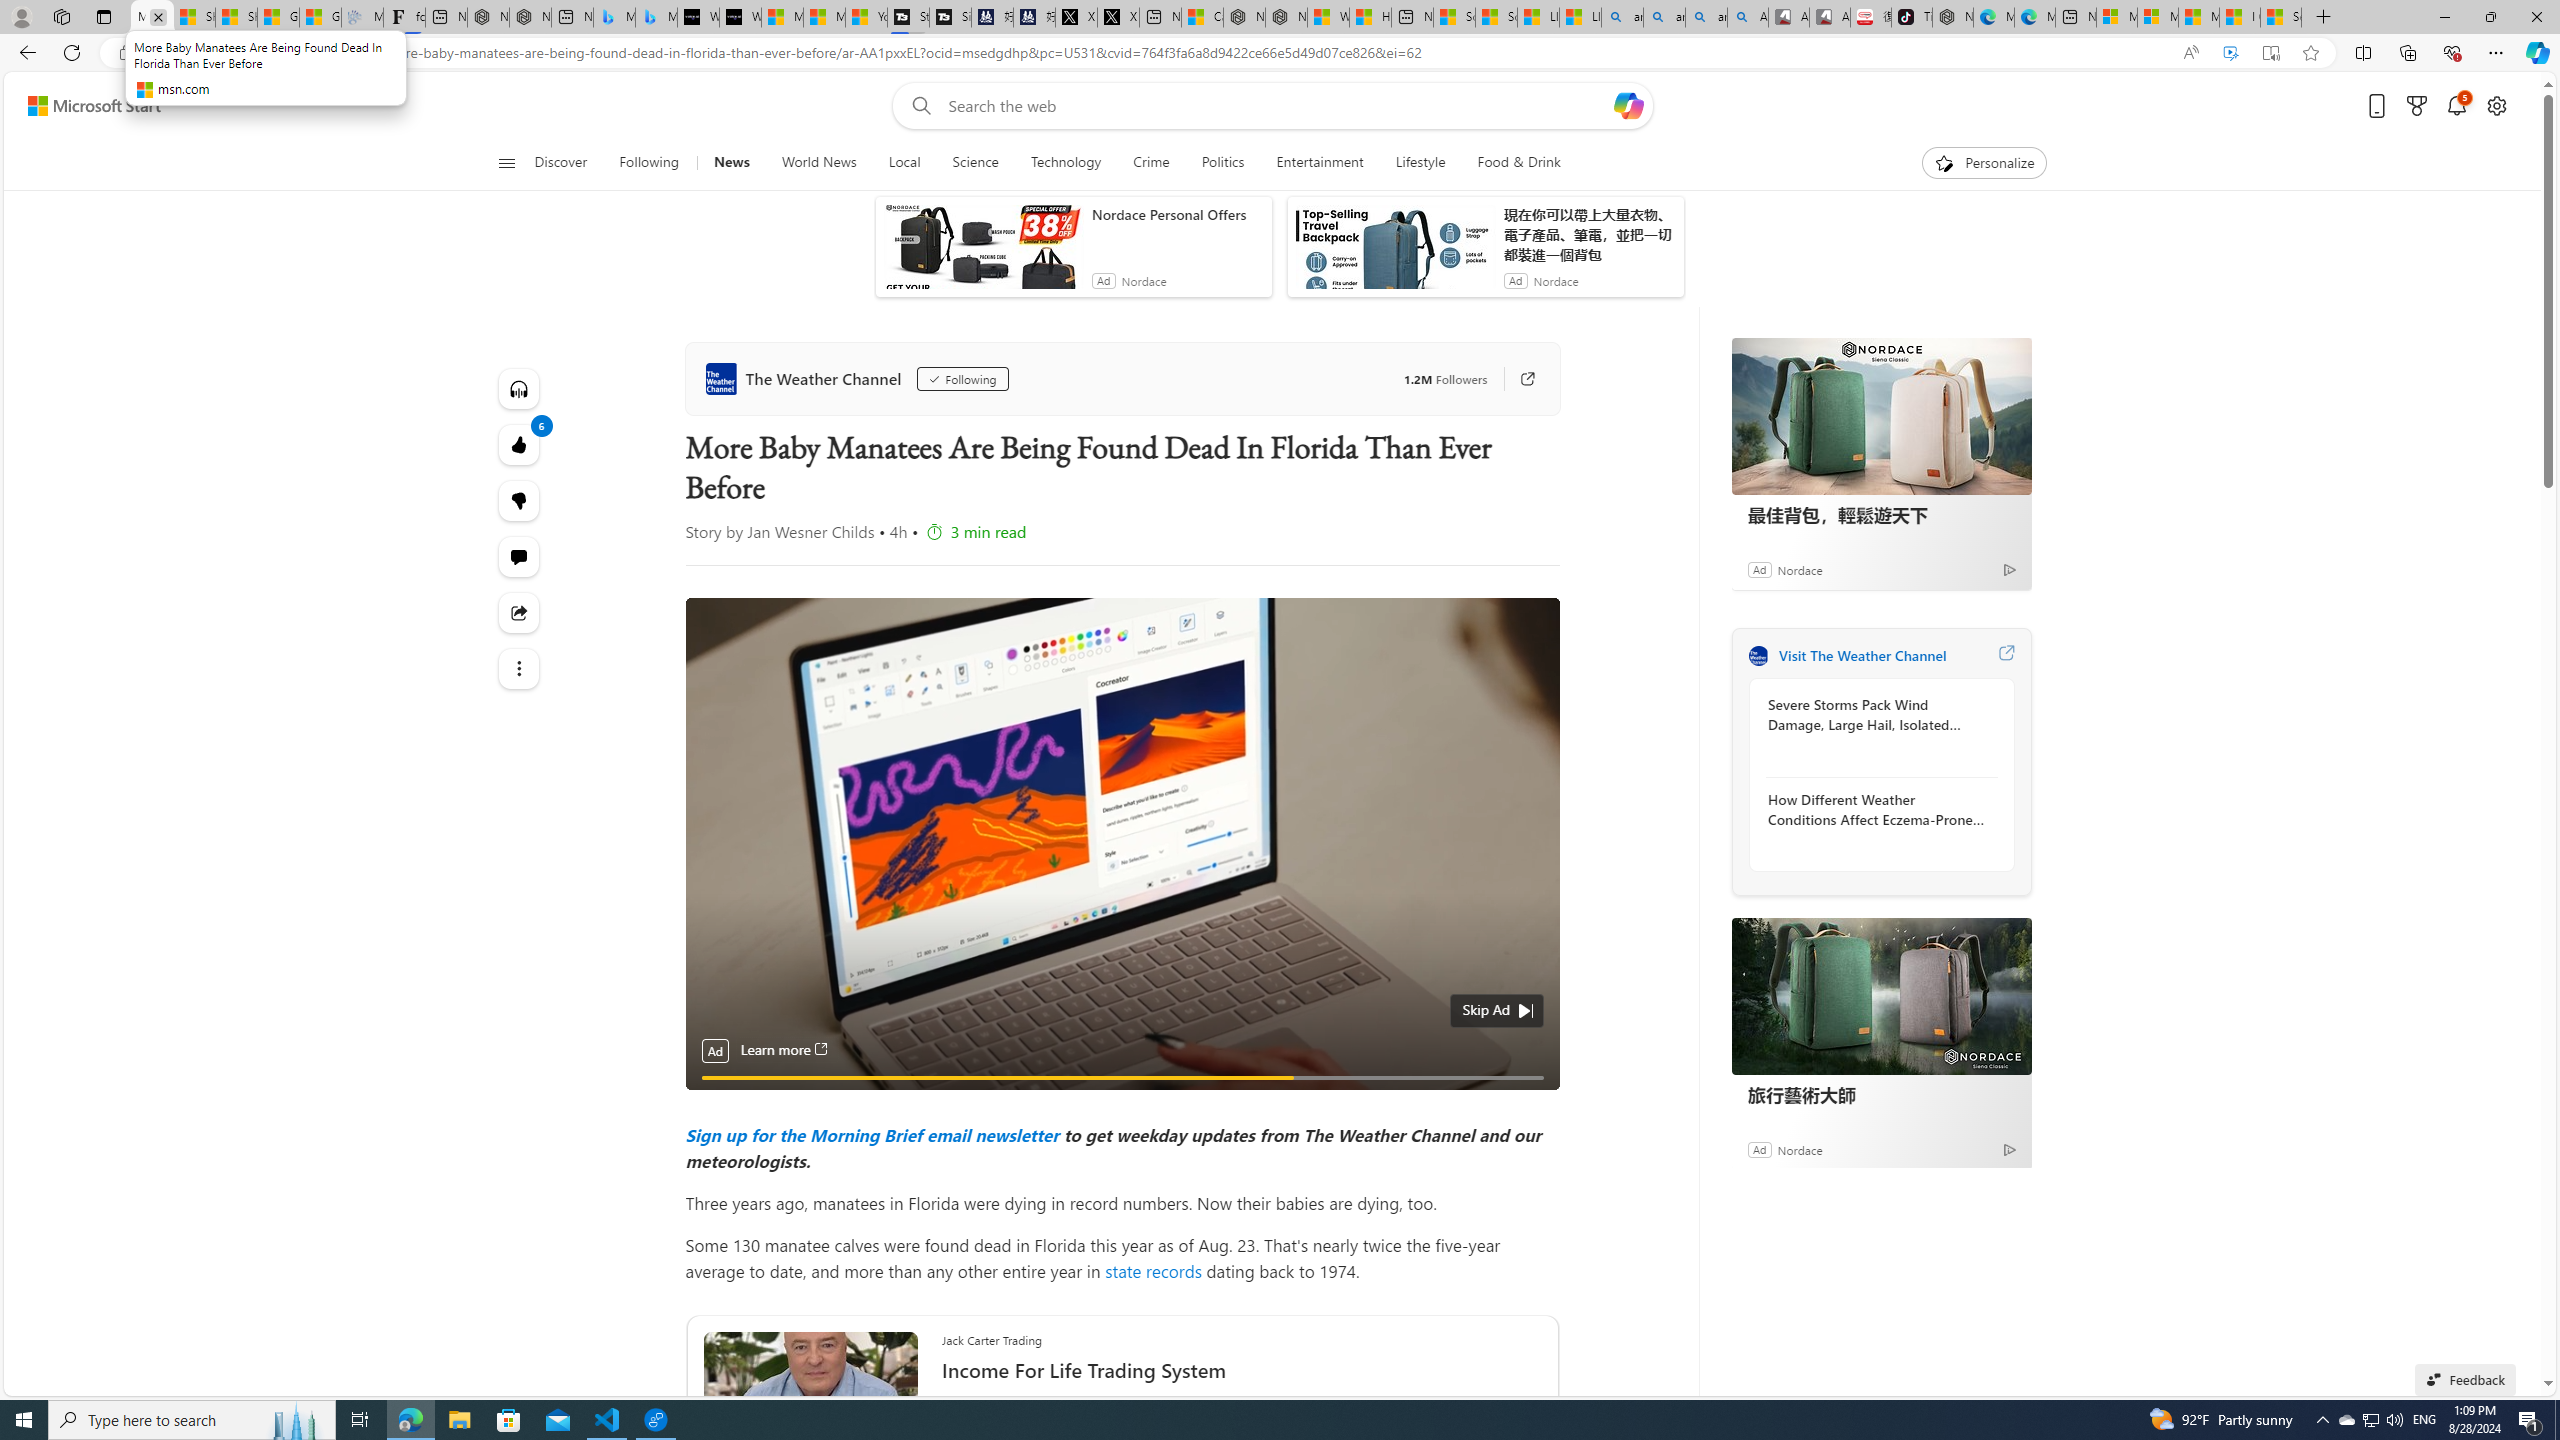  What do you see at coordinates (2323, 16) in the screenshot?
I see `'New Tab'` at bounding box center [2323, 16].